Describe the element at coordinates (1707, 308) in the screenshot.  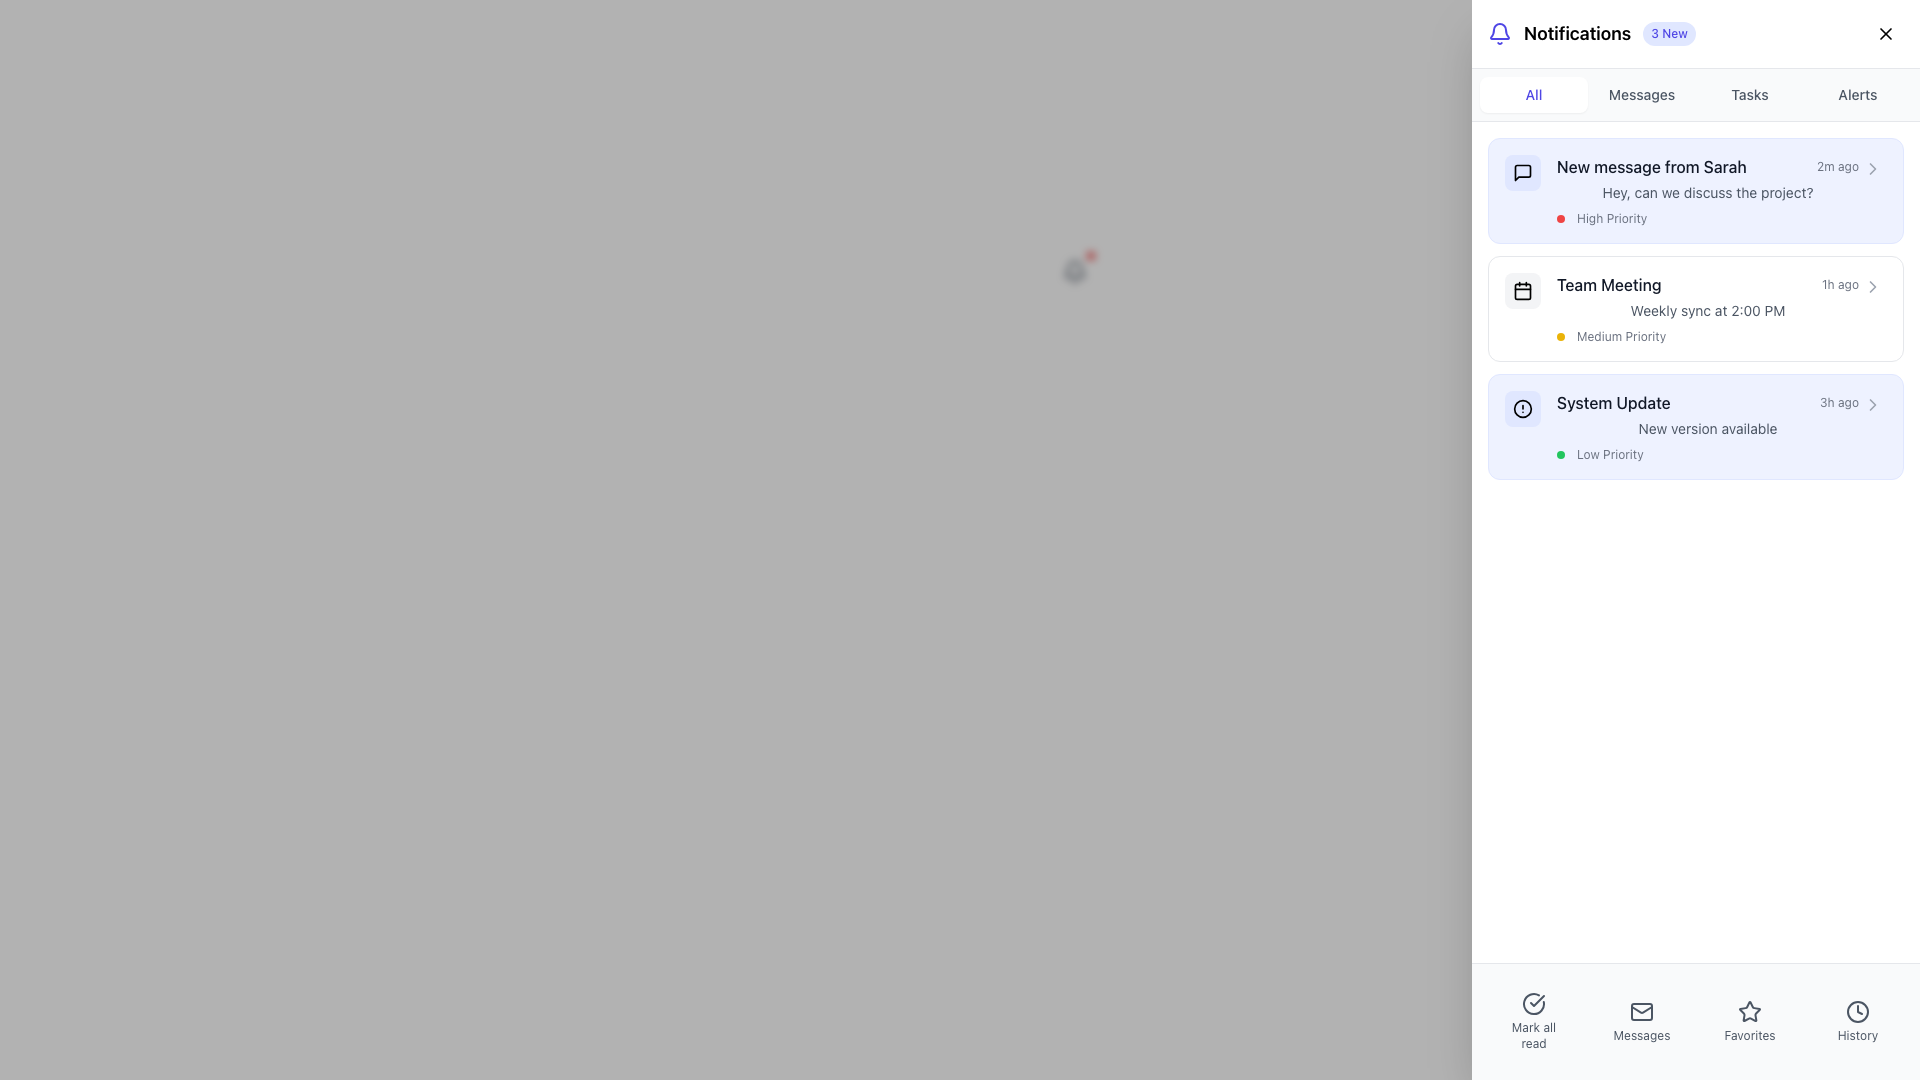
I see `the second notification item titled 'Team Meeting'` at that location.